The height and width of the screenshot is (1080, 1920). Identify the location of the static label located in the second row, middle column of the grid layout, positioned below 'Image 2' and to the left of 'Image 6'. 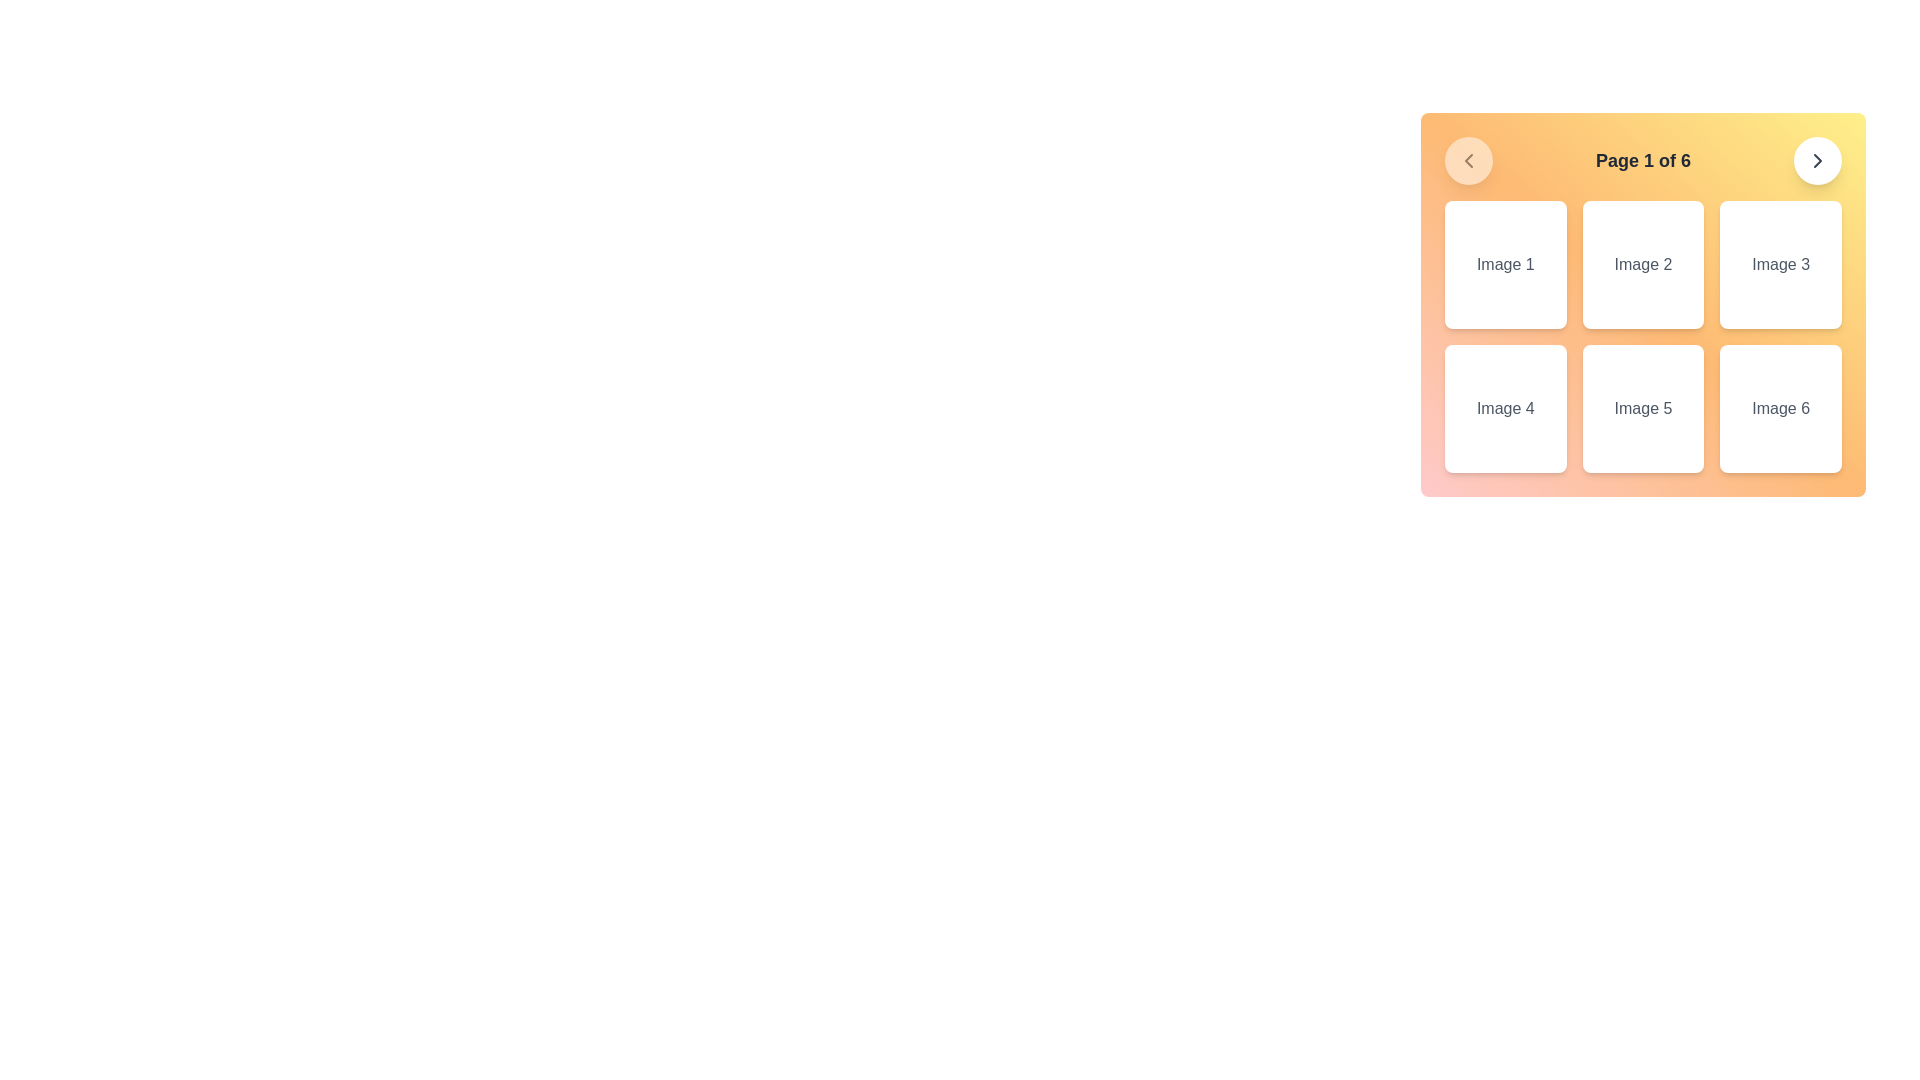
(1643, 407).